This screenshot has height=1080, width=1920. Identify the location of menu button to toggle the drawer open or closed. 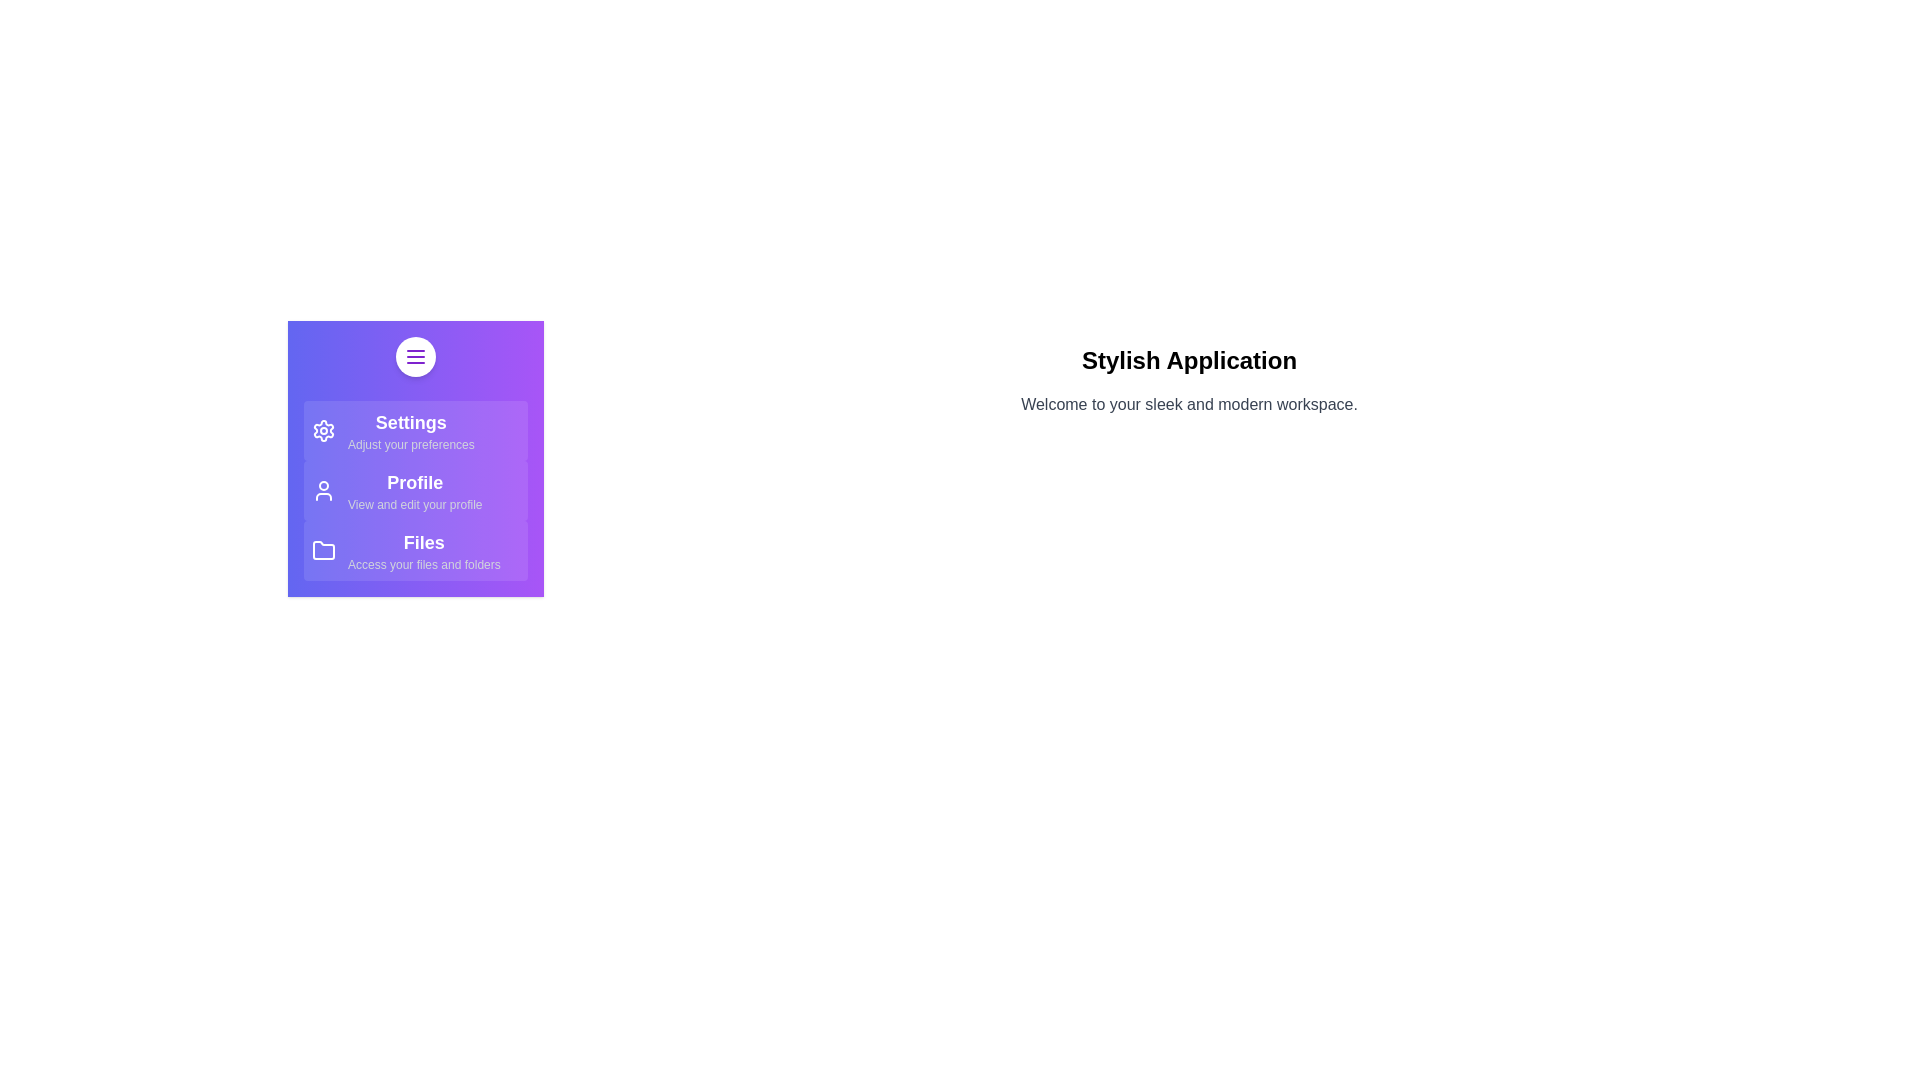
(415, 356).